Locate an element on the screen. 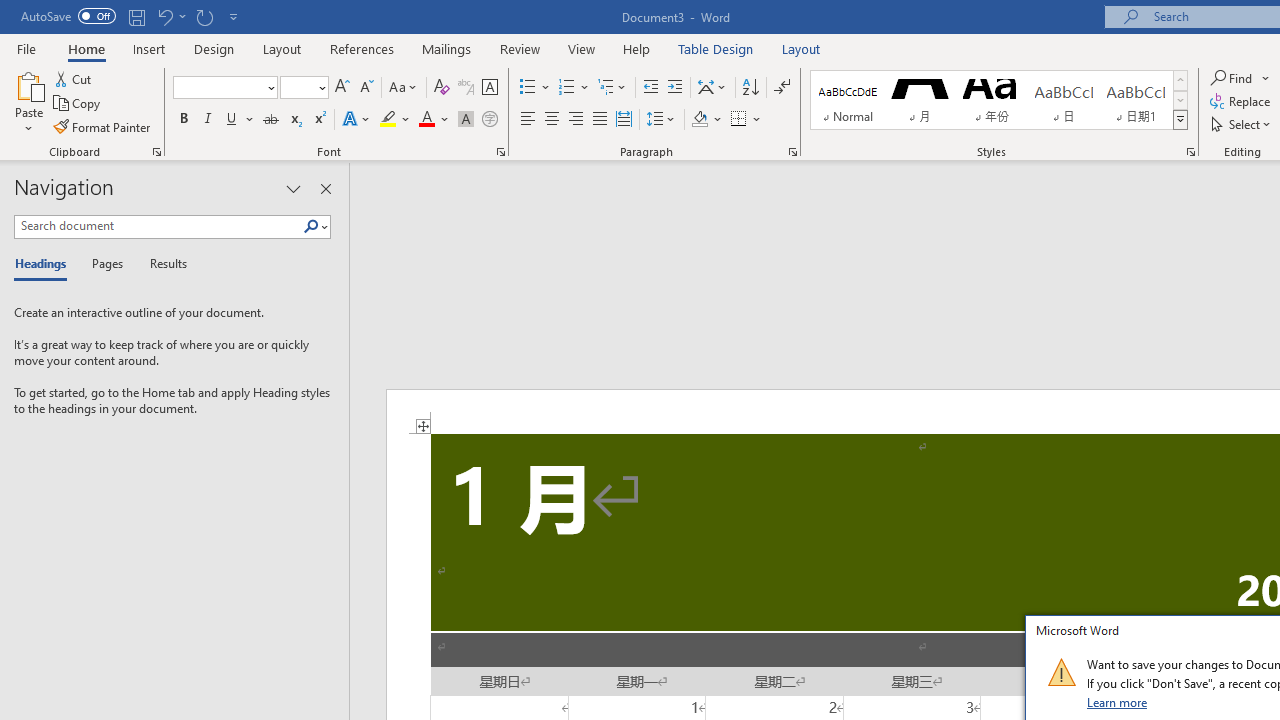  'Home' is located at coordinates (85, 48).